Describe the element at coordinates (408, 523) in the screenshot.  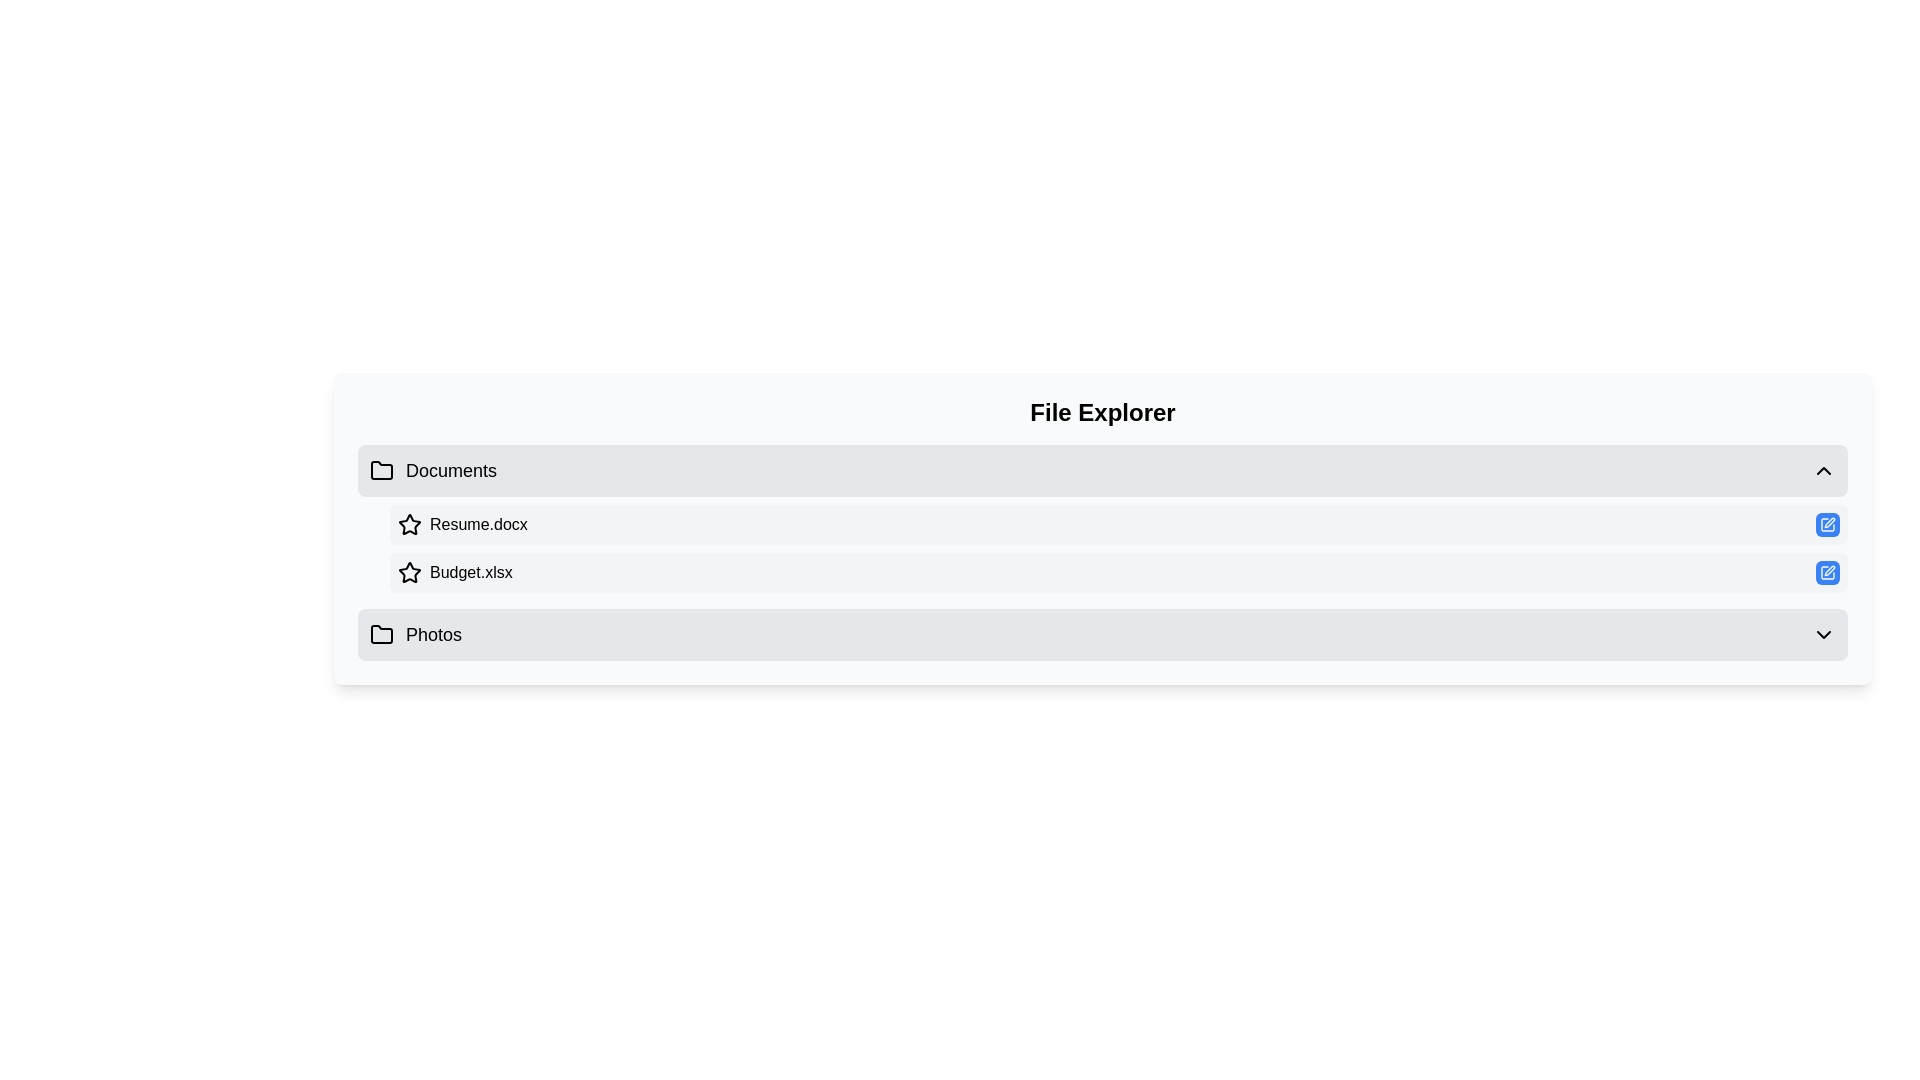
I see `the star icon representing 'Resume.docx' in the Documents section of the file explorer interface` at that location.